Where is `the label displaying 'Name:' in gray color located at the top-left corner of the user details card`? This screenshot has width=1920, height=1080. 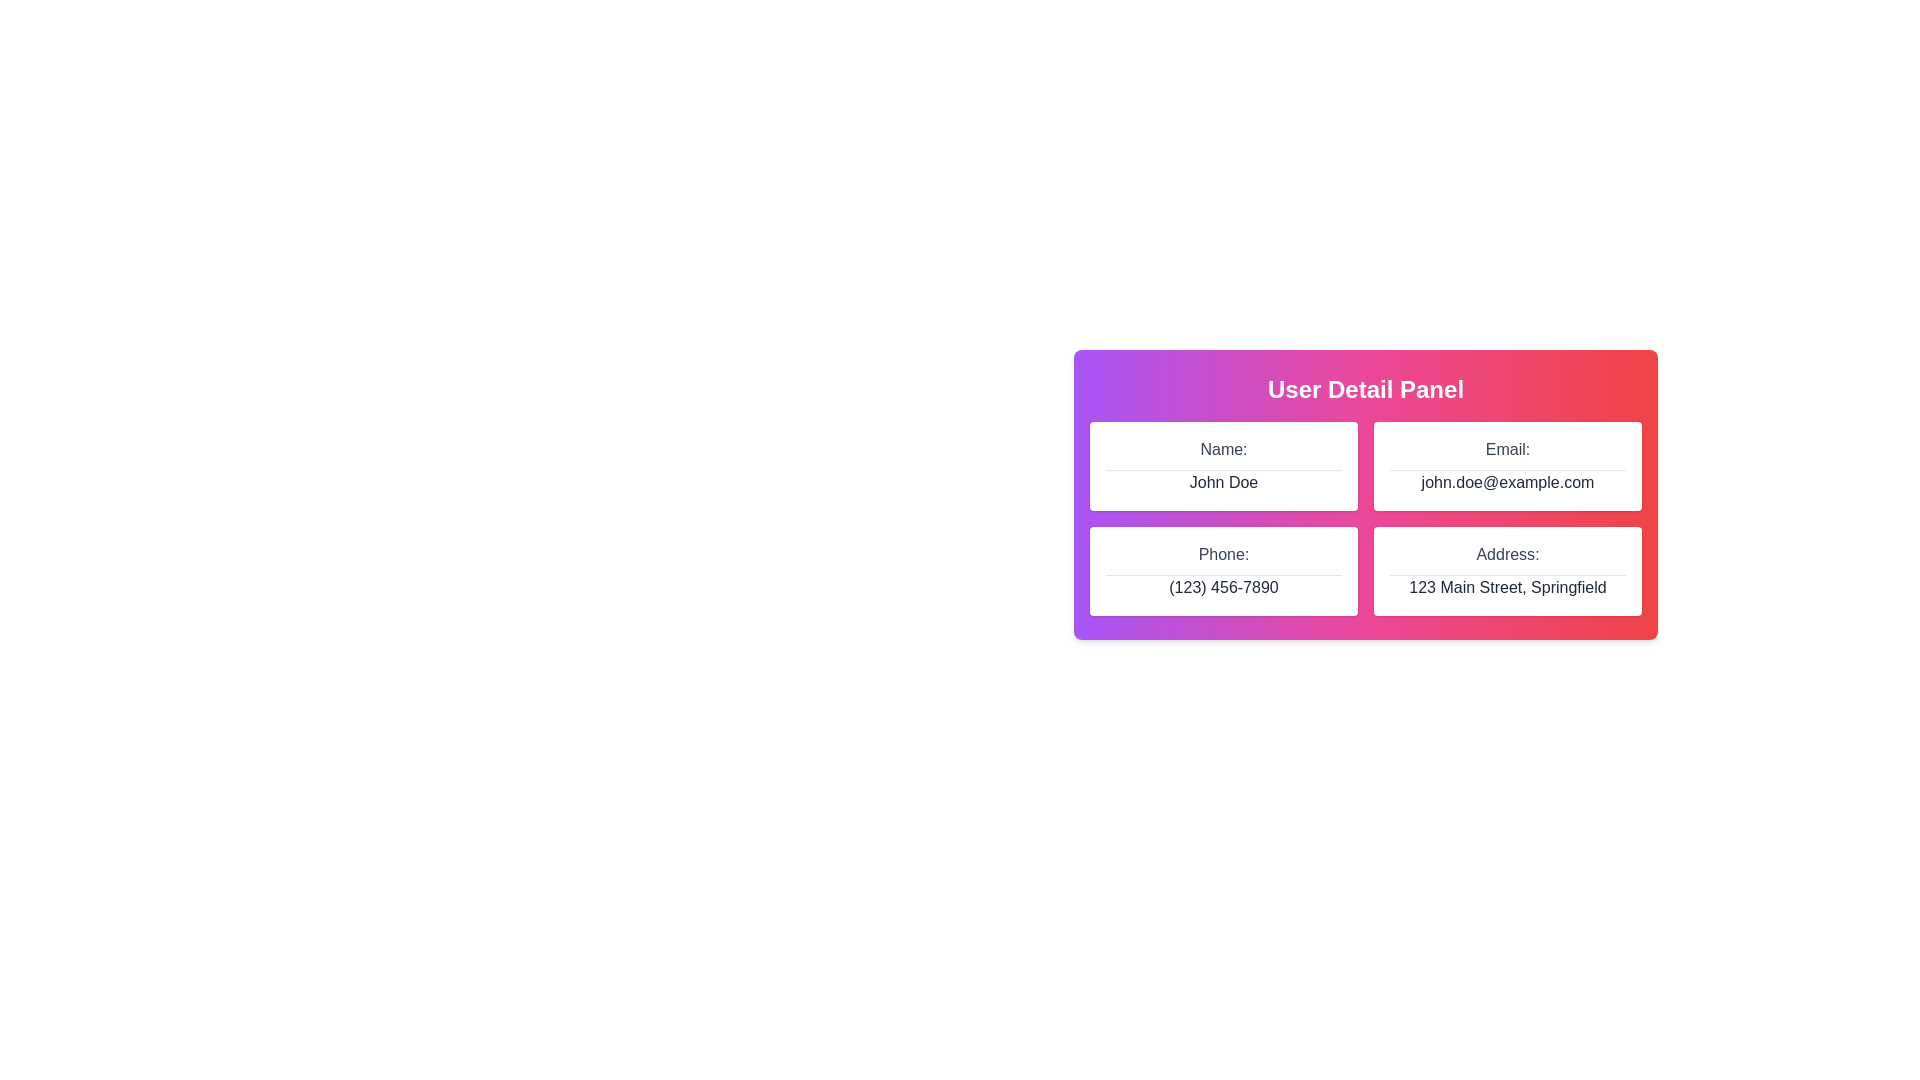
the label displaying 'Name:' in gray color located at the top-left corner of the user details card is located at coordinates (1223, 450).